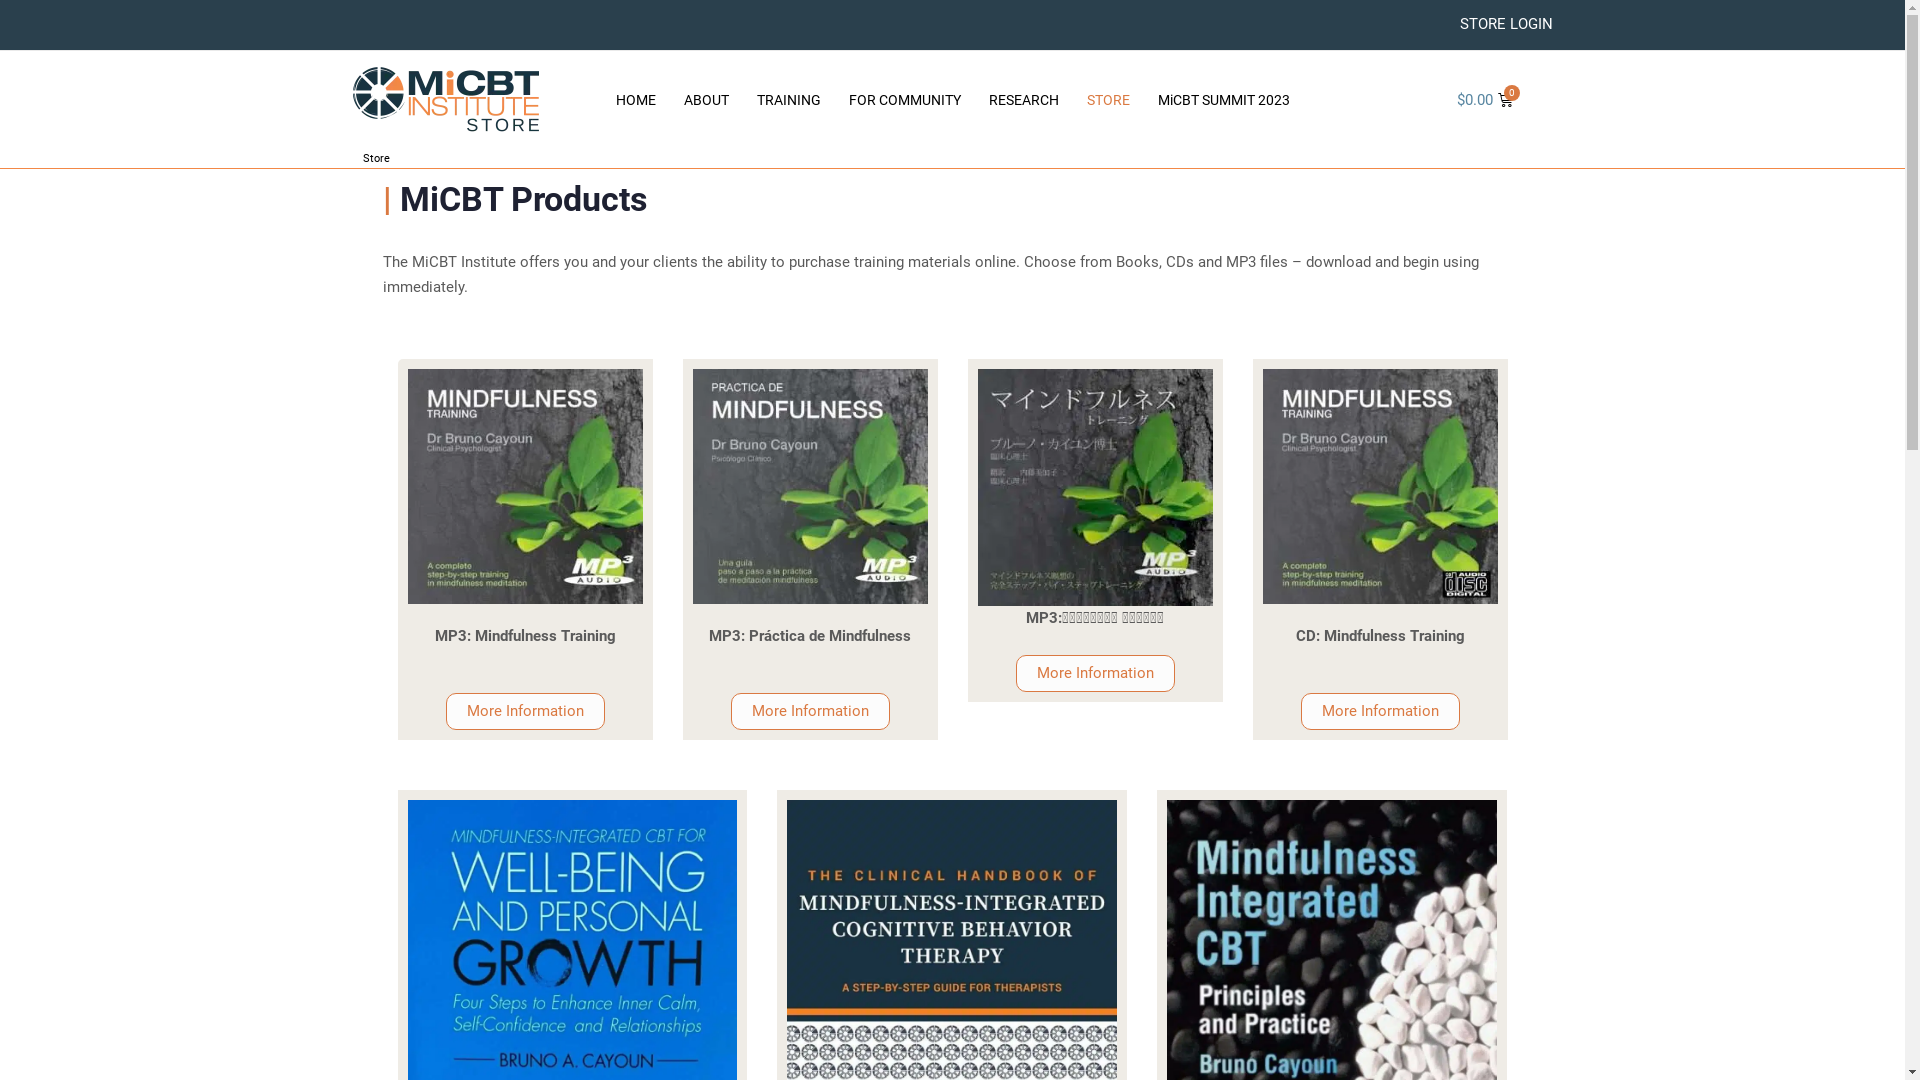 The width and height of the screenshot is (1920, 1080). I want to click on 'STORE', so click(1106, 100).